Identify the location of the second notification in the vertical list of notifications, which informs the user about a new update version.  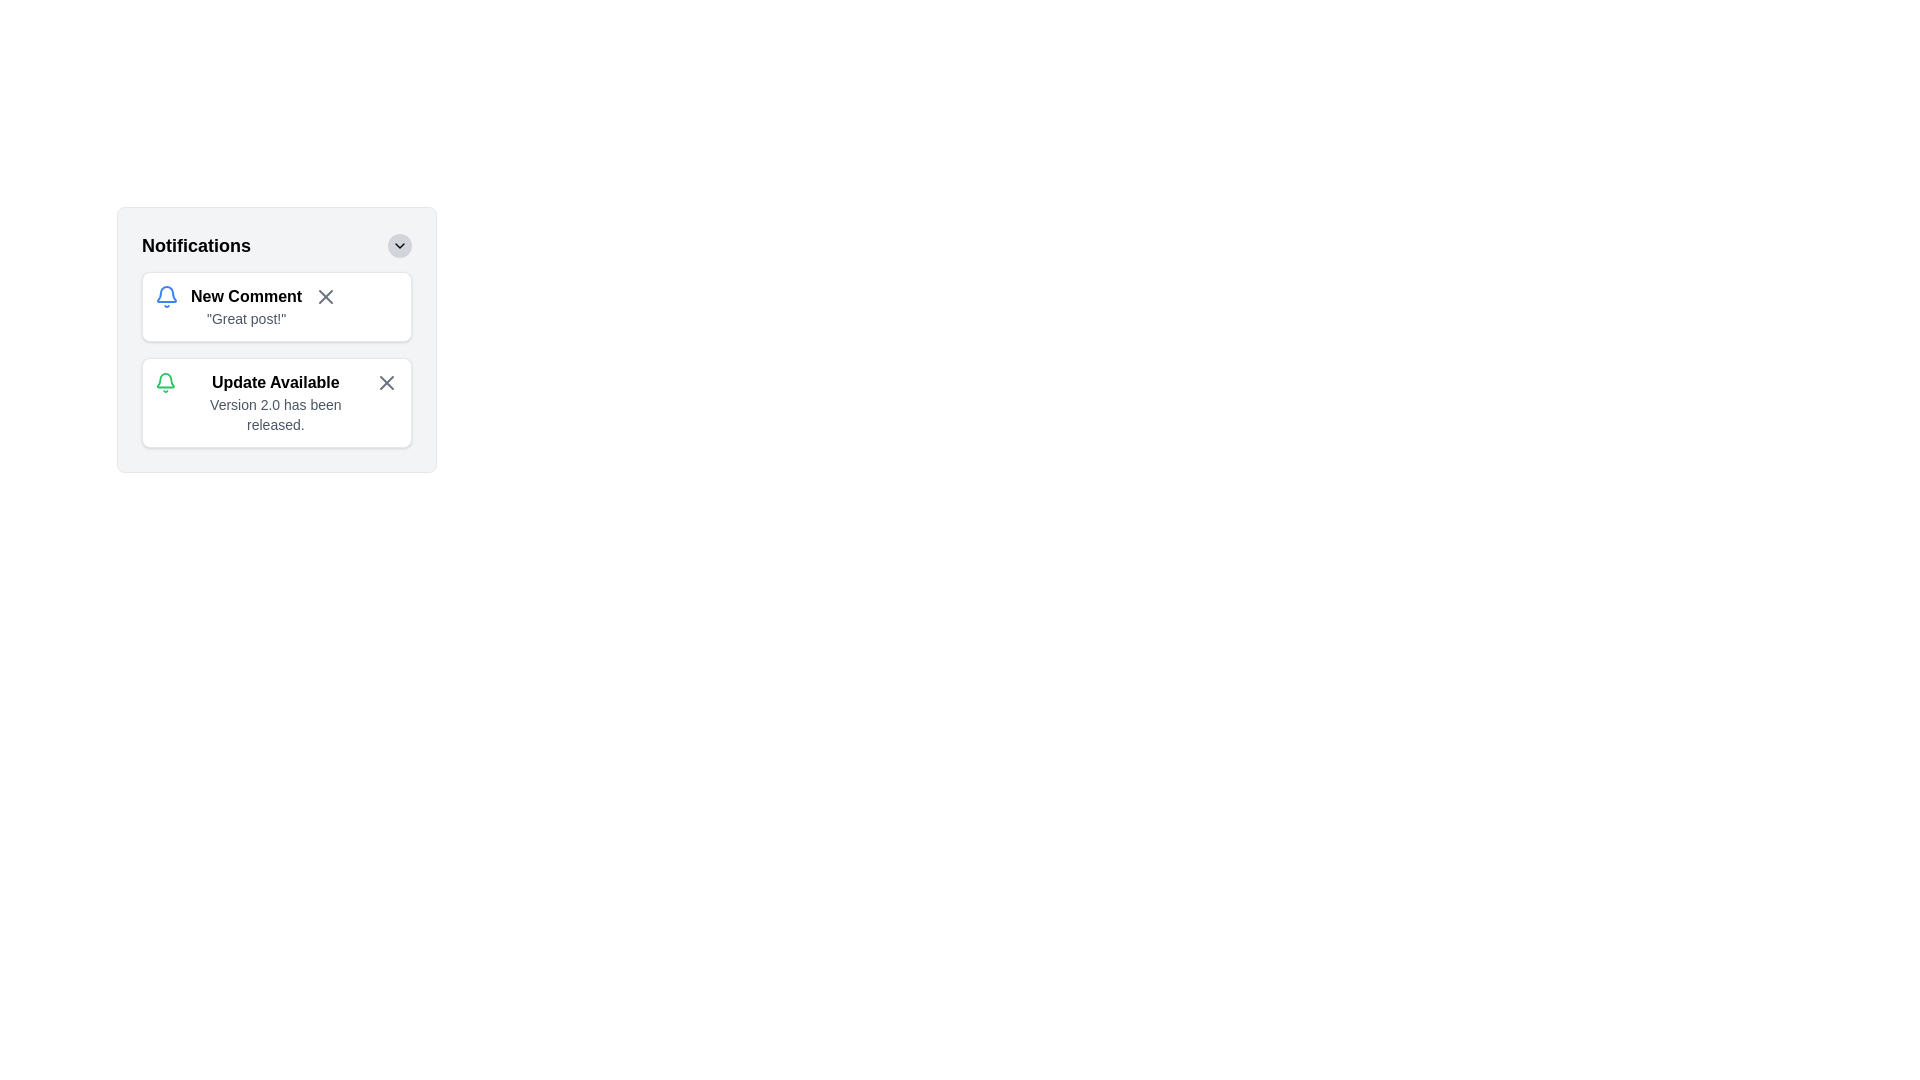
(274, 402).